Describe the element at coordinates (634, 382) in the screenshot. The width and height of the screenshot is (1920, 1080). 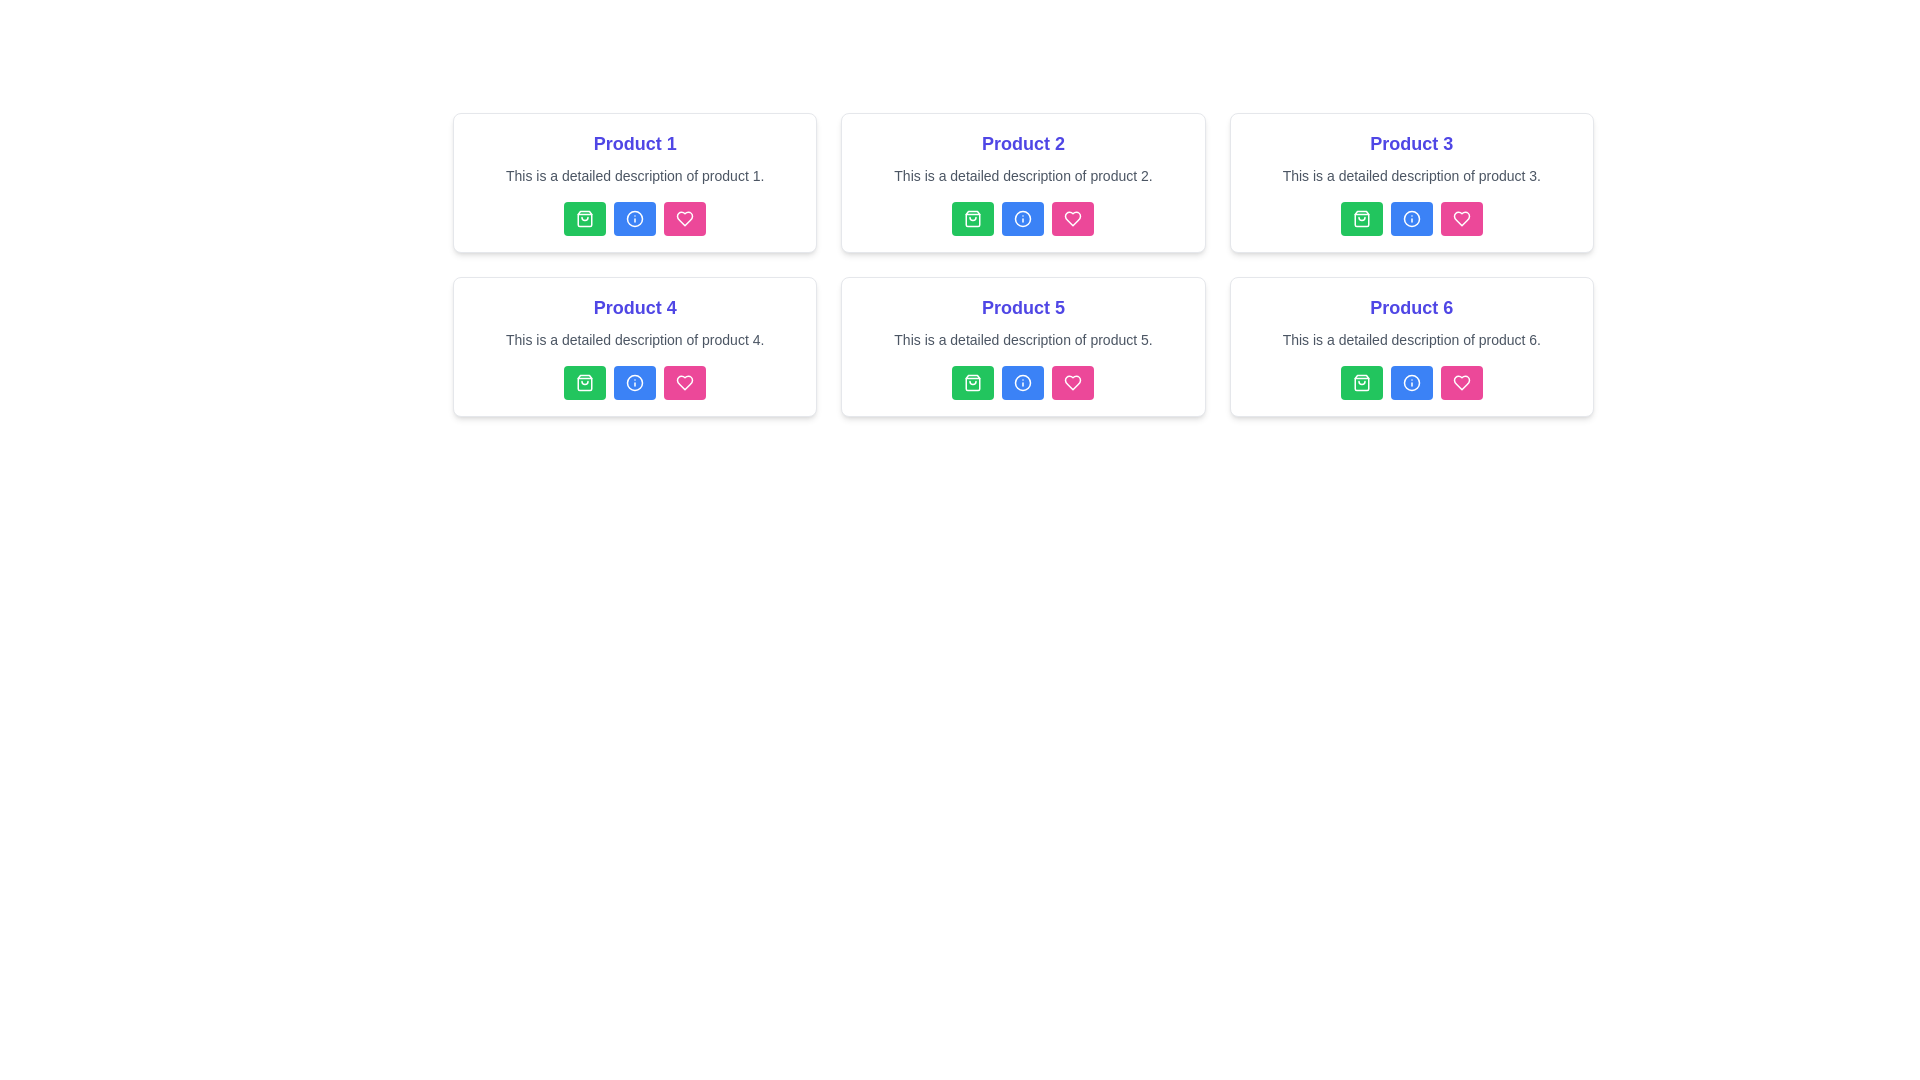
I see `the second icon from the left in the row of action buttons on the 'Product 4' card` at that location.